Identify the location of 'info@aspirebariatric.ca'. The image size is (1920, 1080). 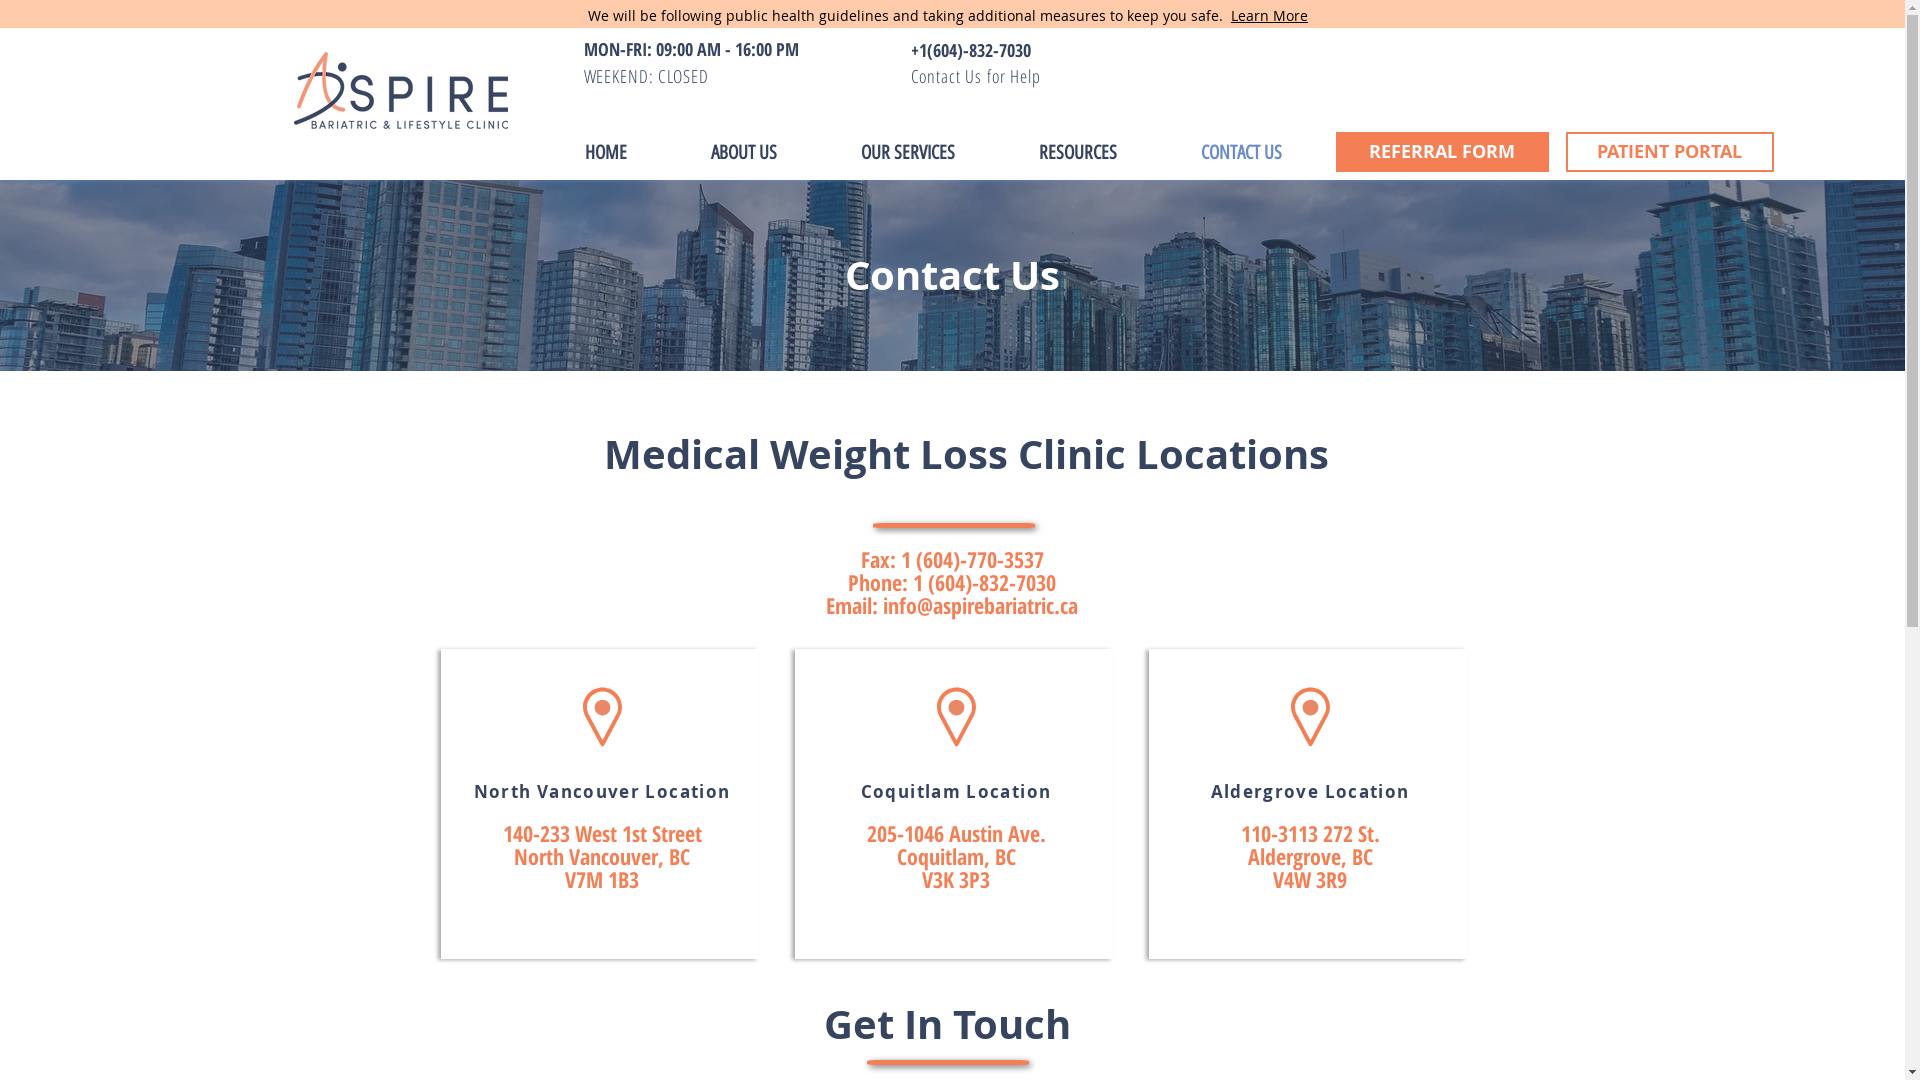
(980, 604).